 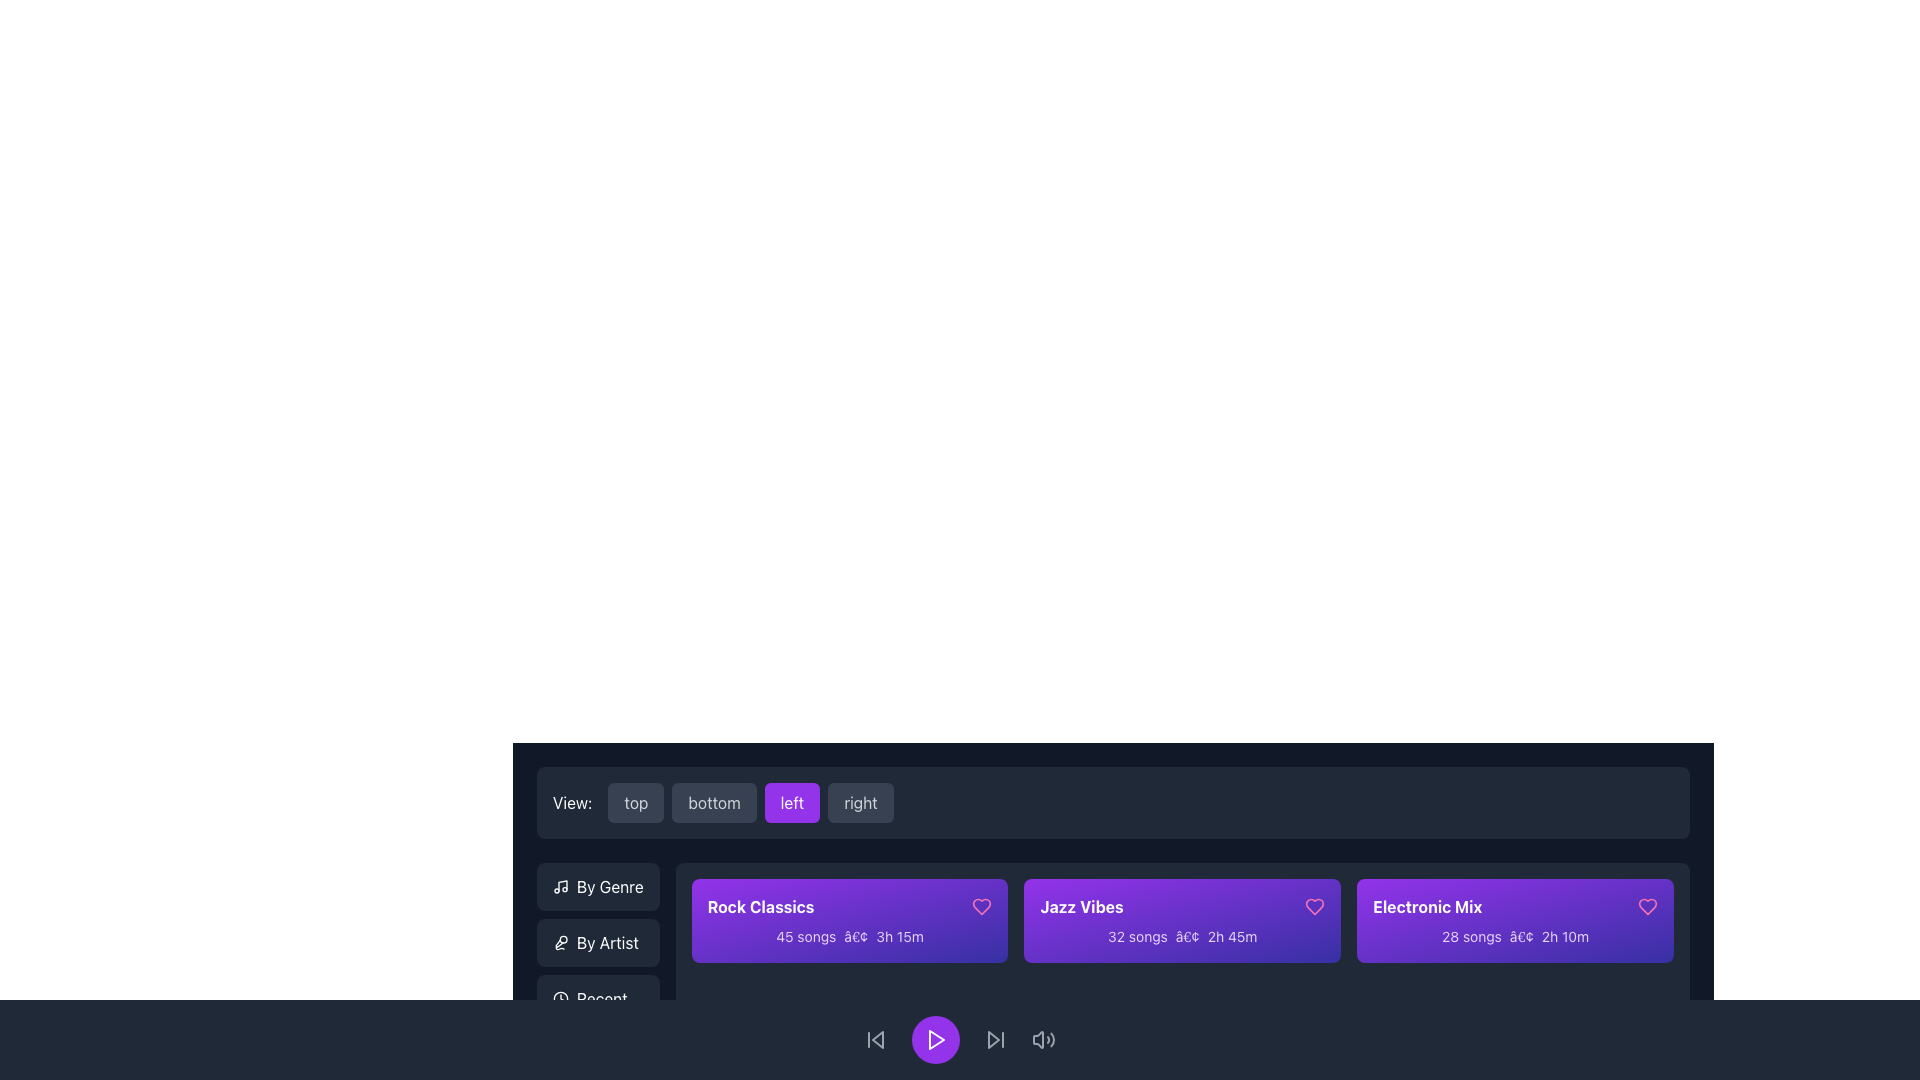 What do you see at coordinates (993, 1039) in the screenshot?
I see `the arrow-shaped vector graphic icon, which is styled with a thin stroke and no fill, located within a circular button in the bottom control panel of the application interface` at bounding box center [993, 1039].